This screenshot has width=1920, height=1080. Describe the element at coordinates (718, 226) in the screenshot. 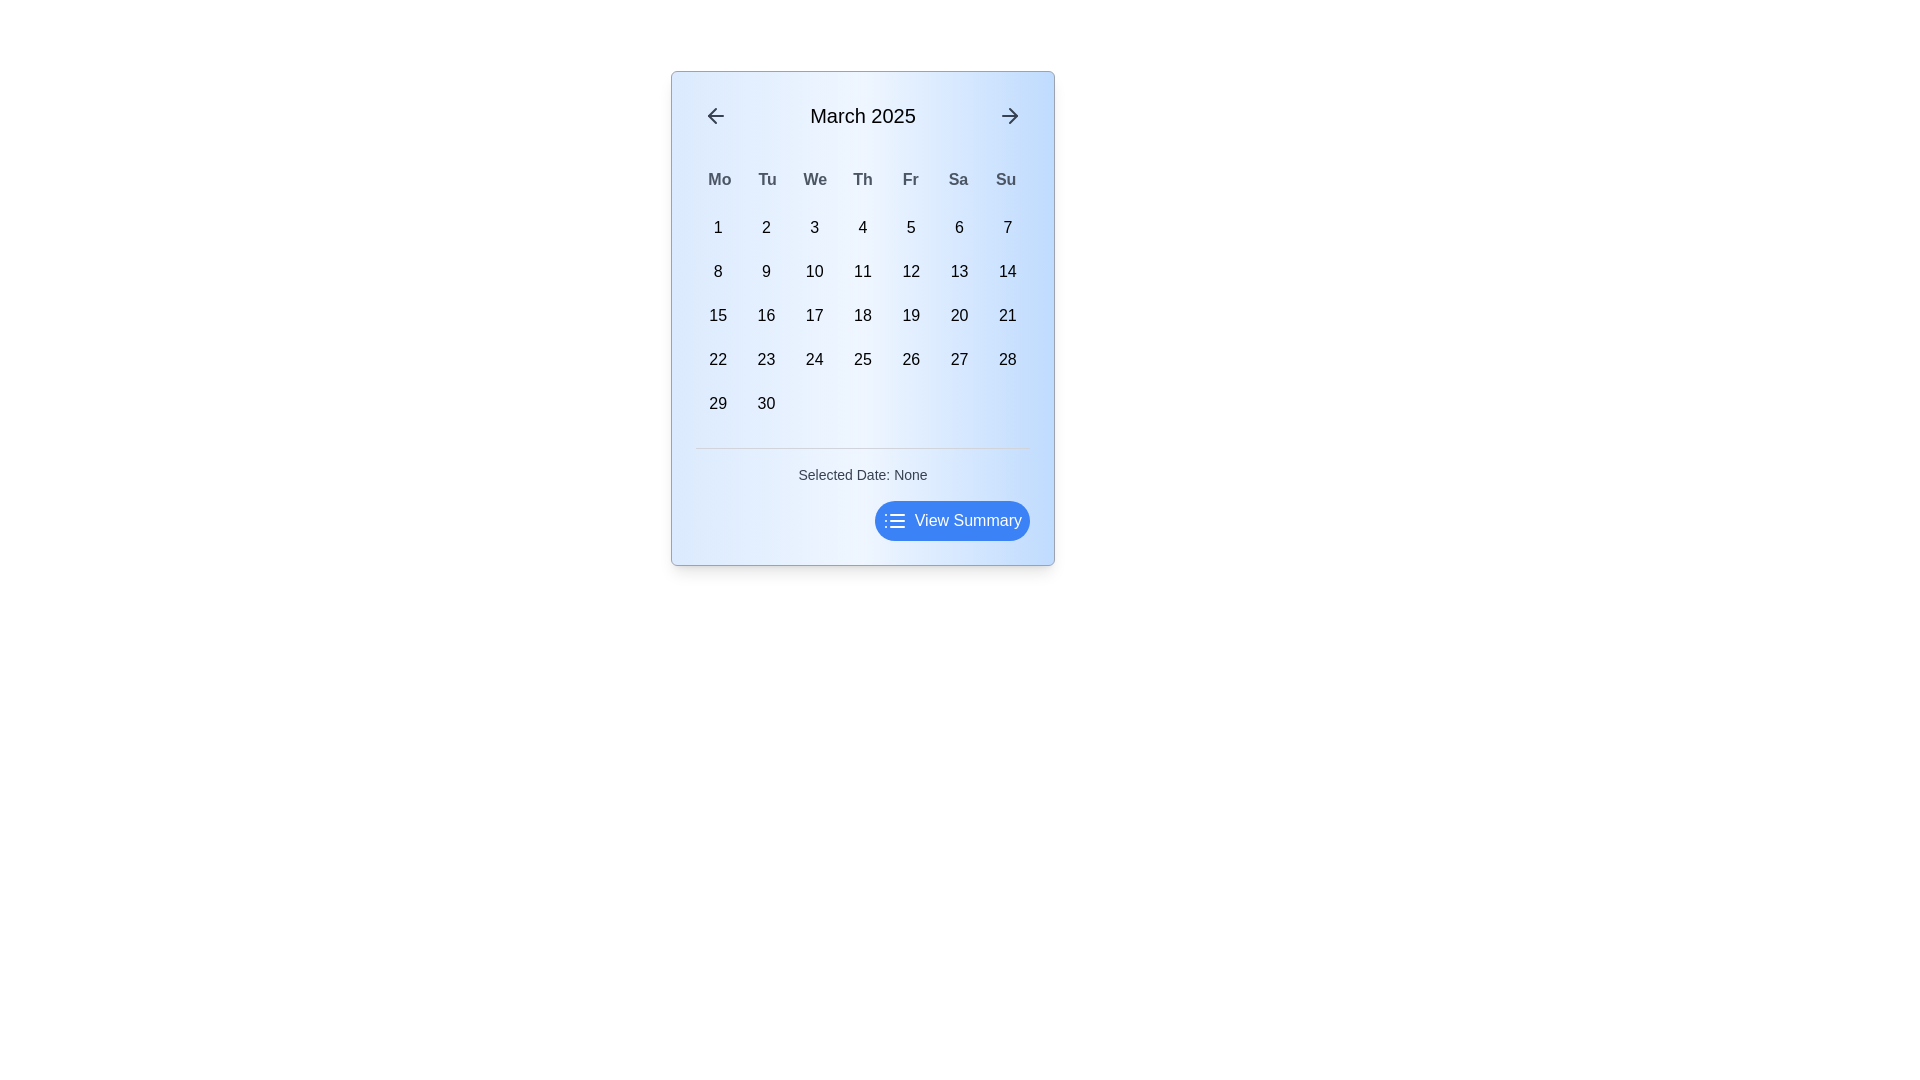

I see `the rounded button with a bold numeral '1' in the calendar view` at that location.